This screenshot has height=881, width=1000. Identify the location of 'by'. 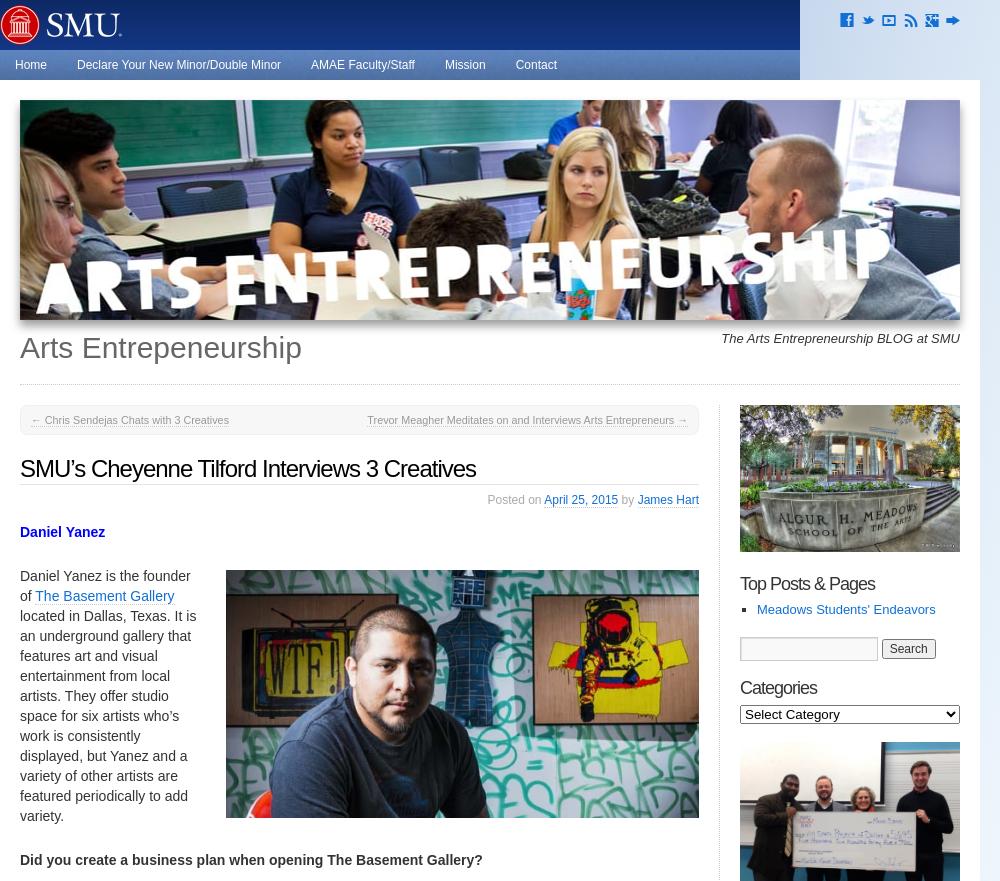
(627, 498).